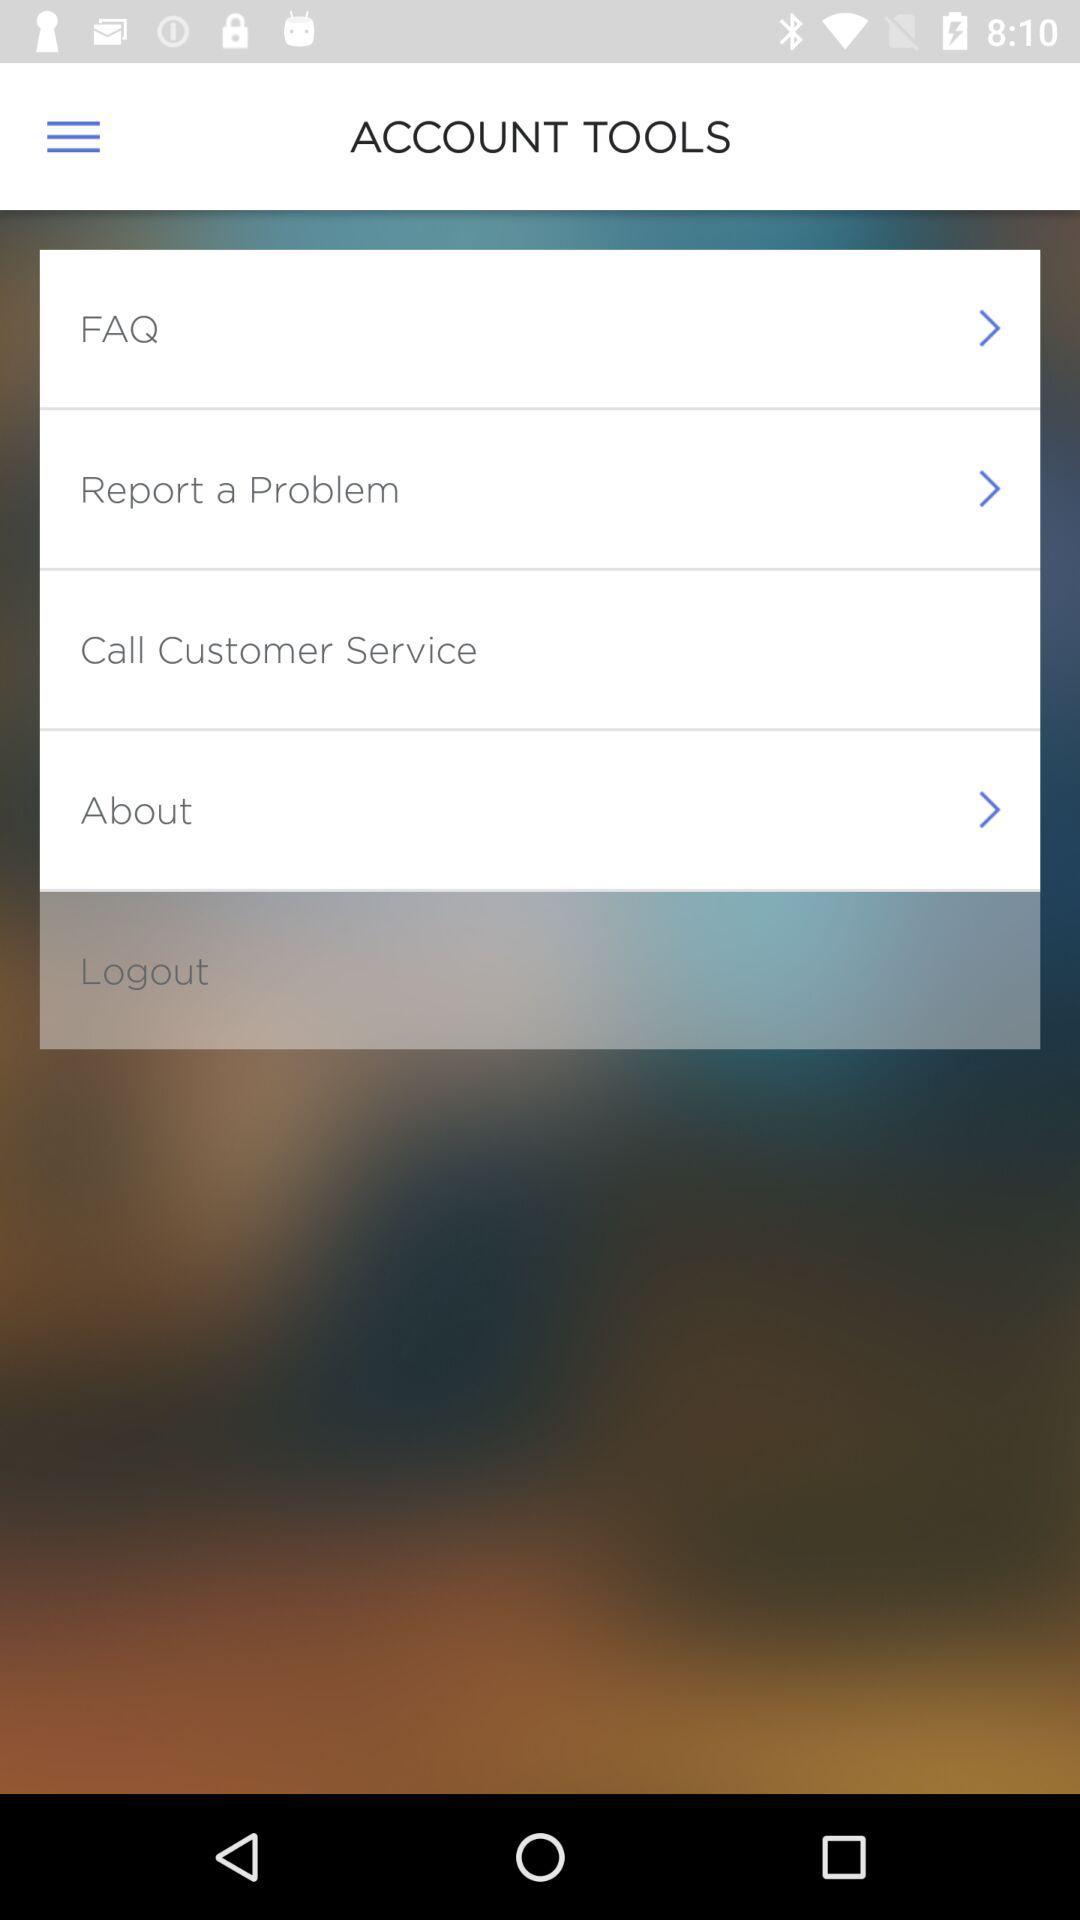 The width and height of the screenshot is (1080, 1920). Describe the element at coordinates (135, 809) in the screenshot. I see `icon below call customer service` at that location.